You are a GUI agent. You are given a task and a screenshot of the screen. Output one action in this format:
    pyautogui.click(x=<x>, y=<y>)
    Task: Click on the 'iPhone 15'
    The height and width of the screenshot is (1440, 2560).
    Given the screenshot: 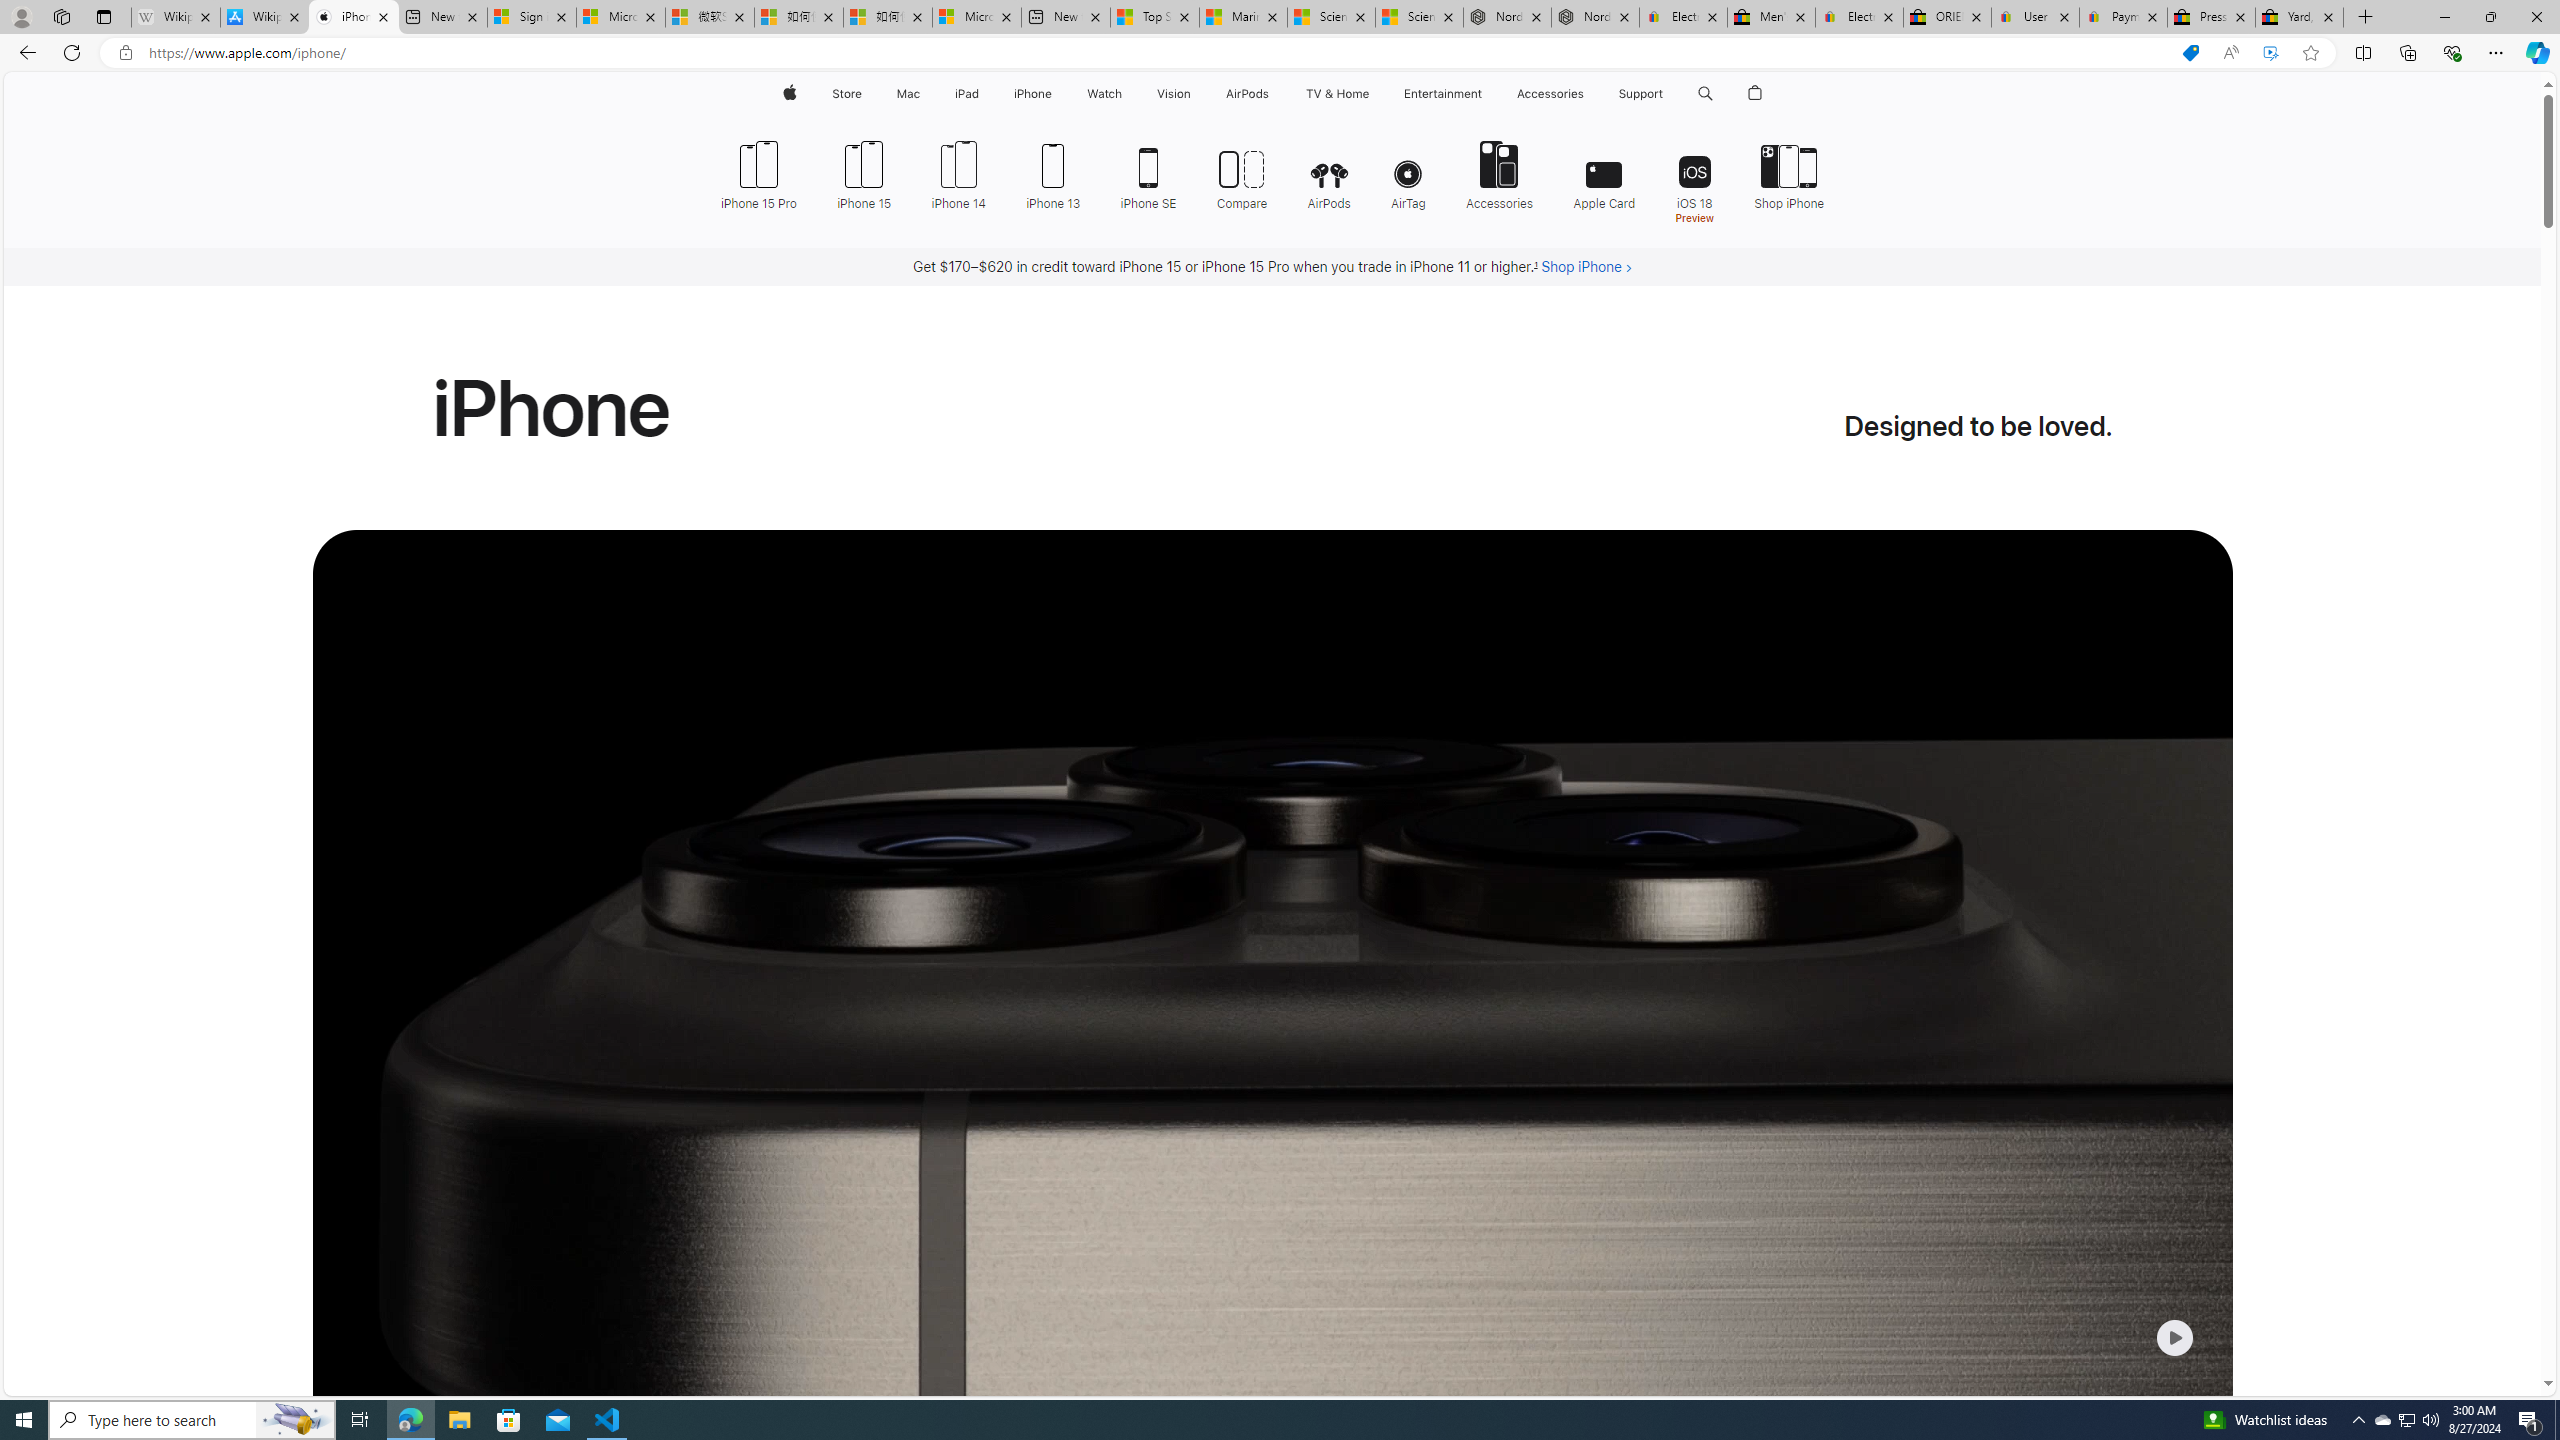 What is the action you would take?
    pyautogui.click(x=864, y=172)
    